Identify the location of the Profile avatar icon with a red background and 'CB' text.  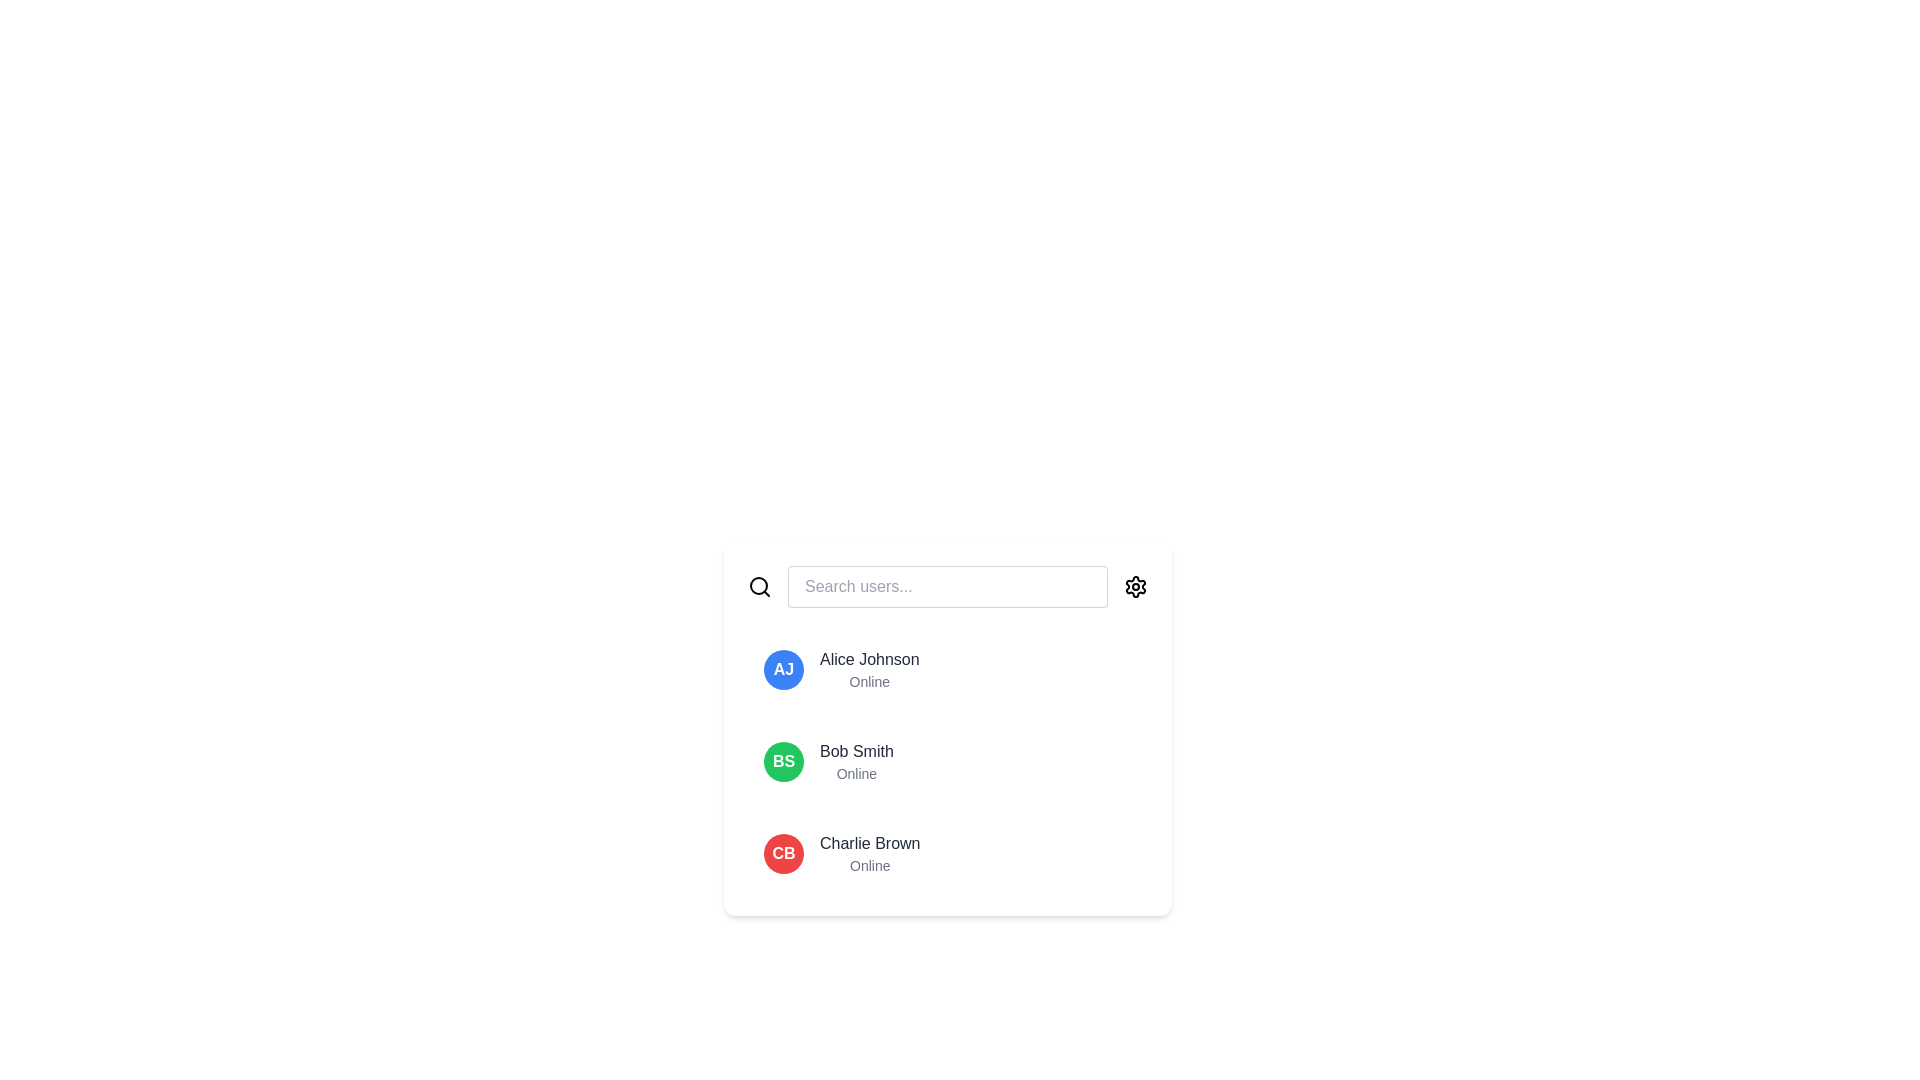
(782, 853).